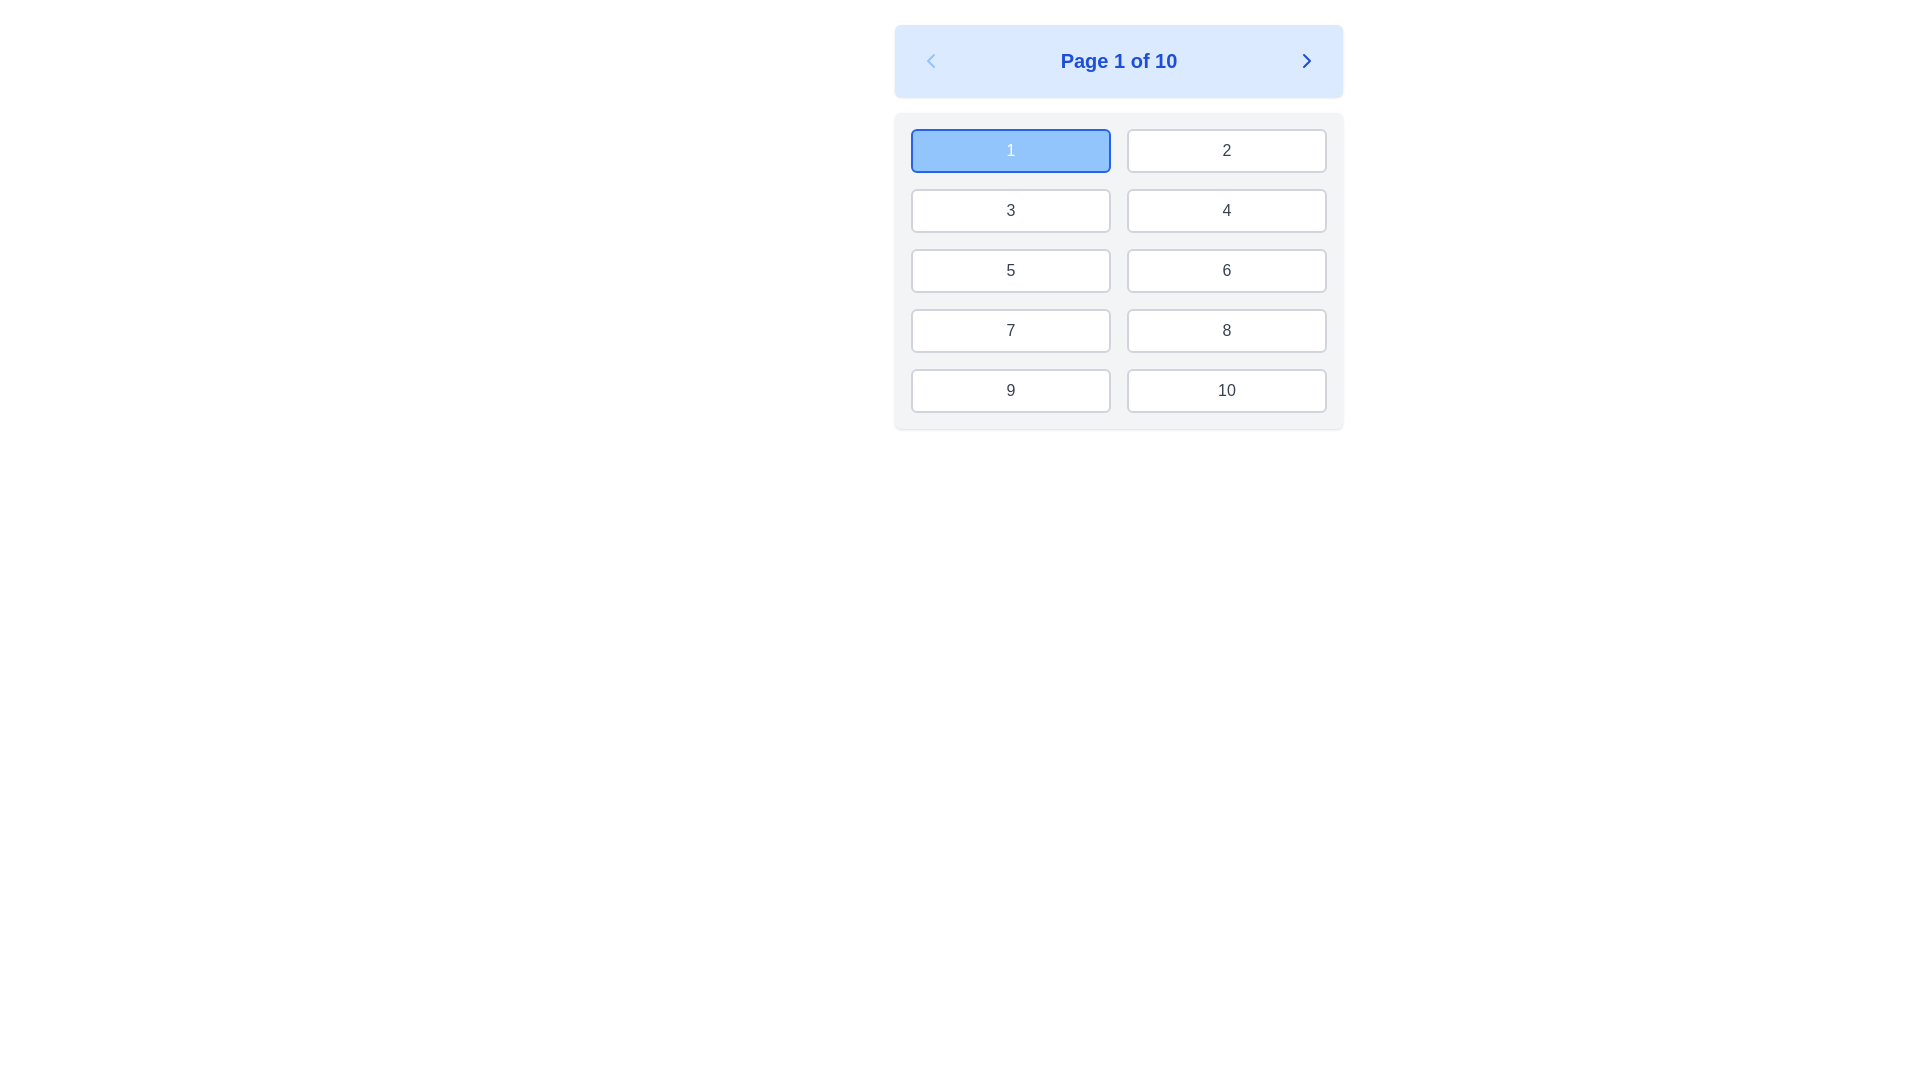  Describe the element at coordinates (1226, 270) in the screenshot. I see `the button in the second column and third row of the numeric grid` at that location.